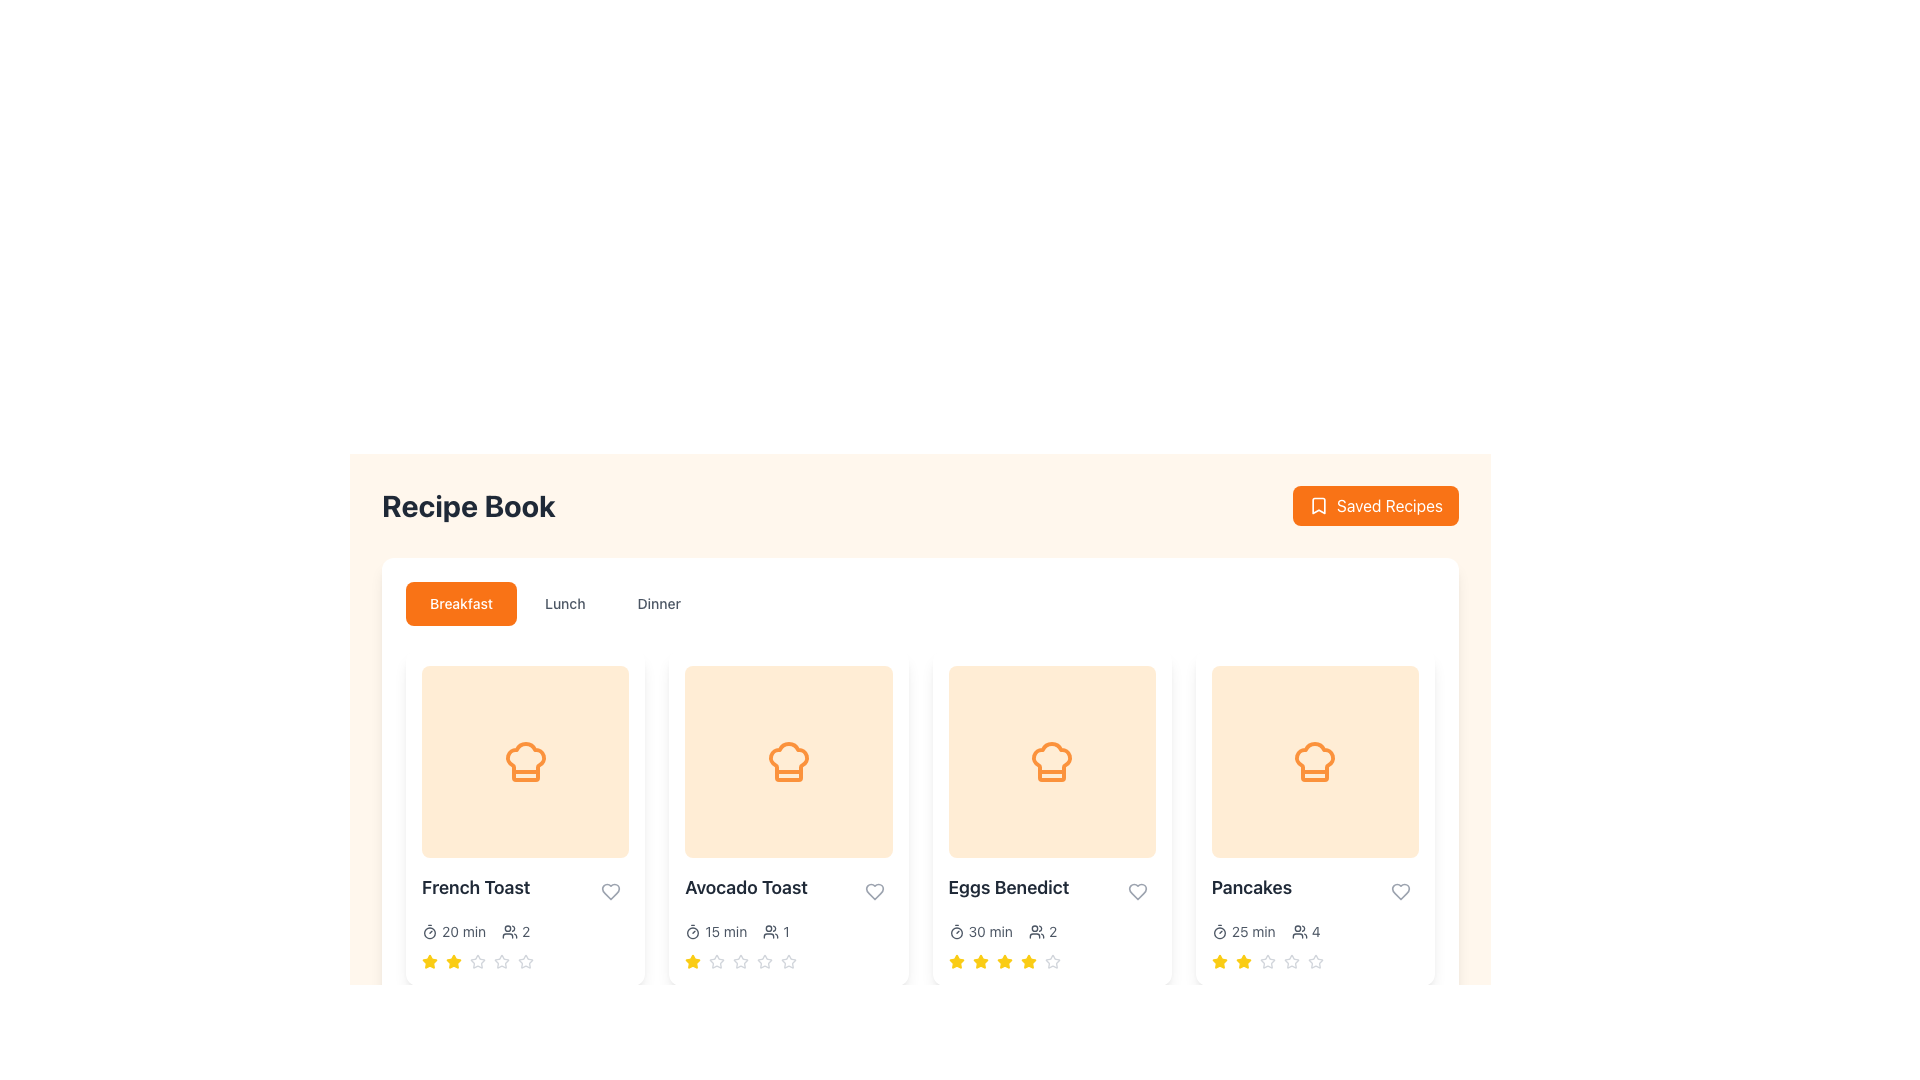 This screenshot has width=1920, height=1080. What do you see at coordinates (1306, 932) in the screenshot?
I see `the text and icon indicating the number of users associated with the content in the rightmost card below the subtitle 'Pancakes'` at bounding box center [1306, 932].